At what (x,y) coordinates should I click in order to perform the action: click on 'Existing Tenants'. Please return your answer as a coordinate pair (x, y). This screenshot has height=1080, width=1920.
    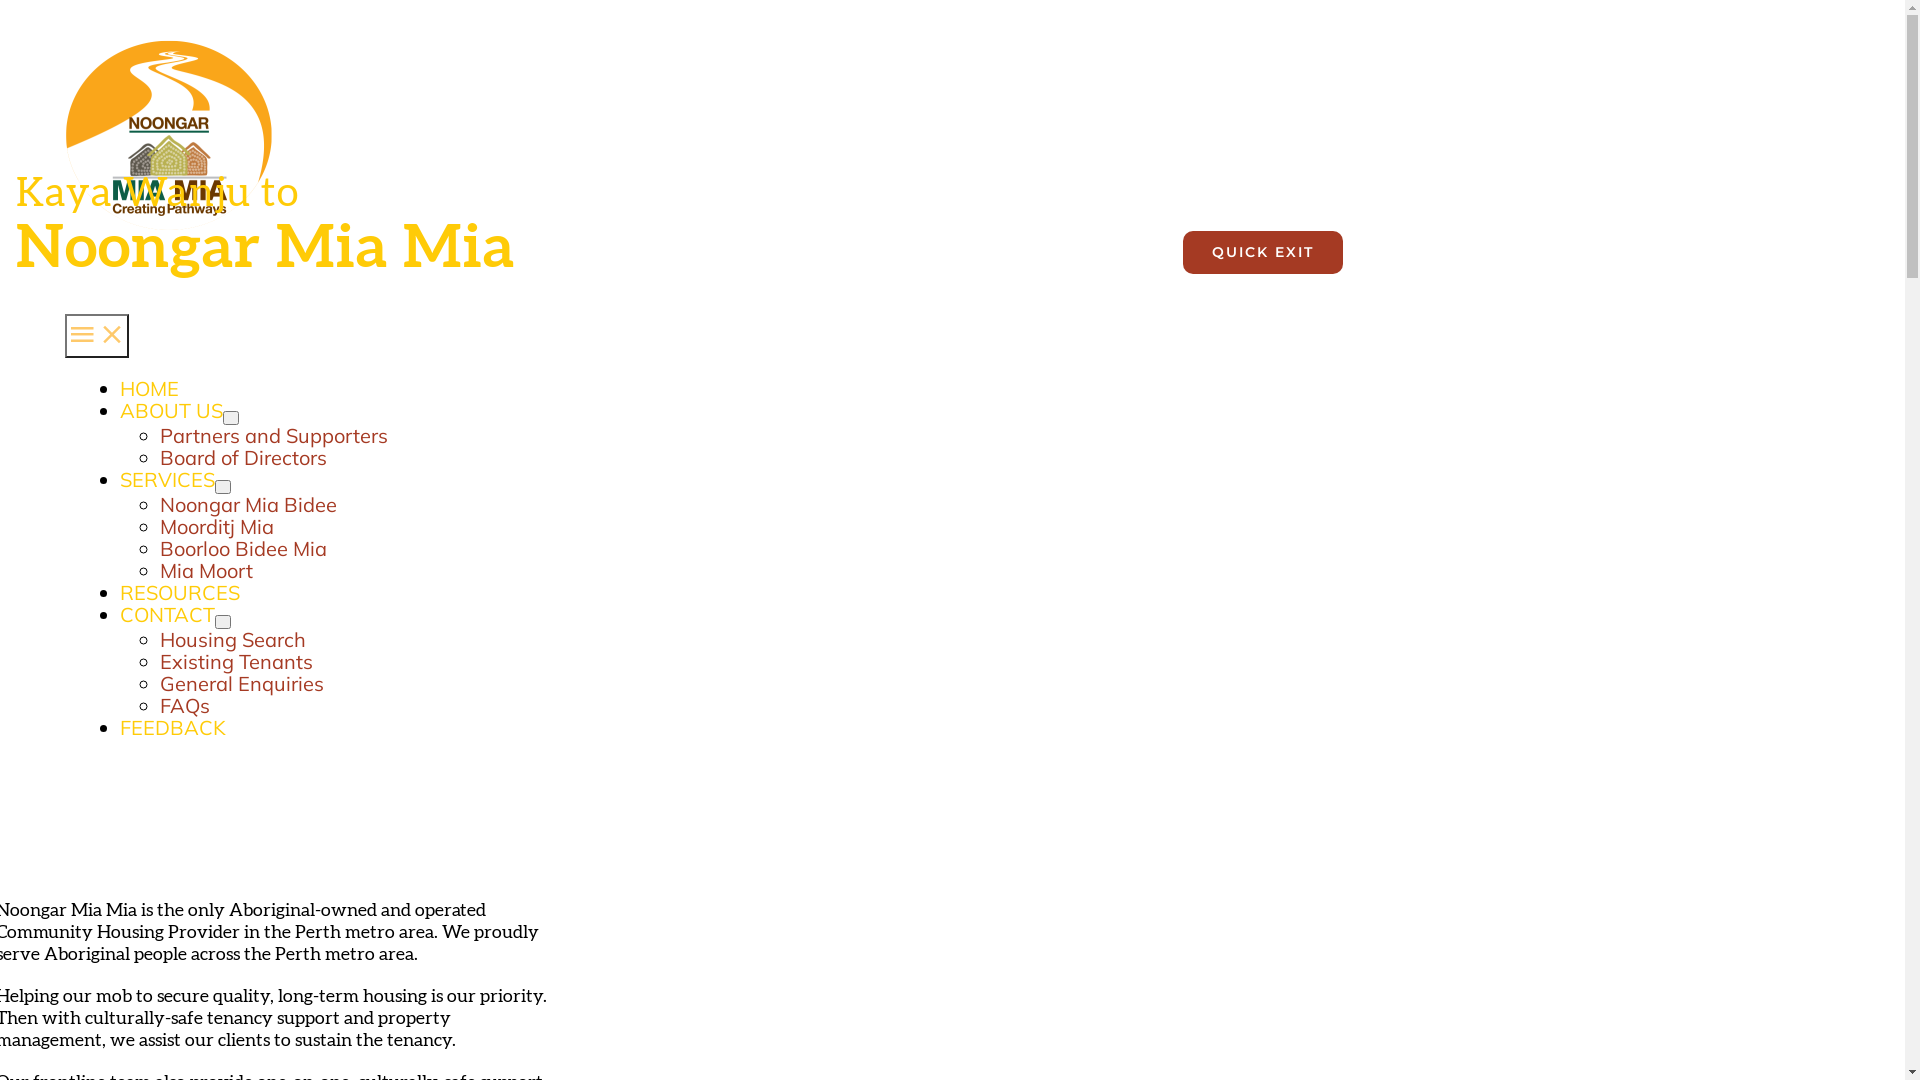
    Looking at the image, I should click on (236, 661).